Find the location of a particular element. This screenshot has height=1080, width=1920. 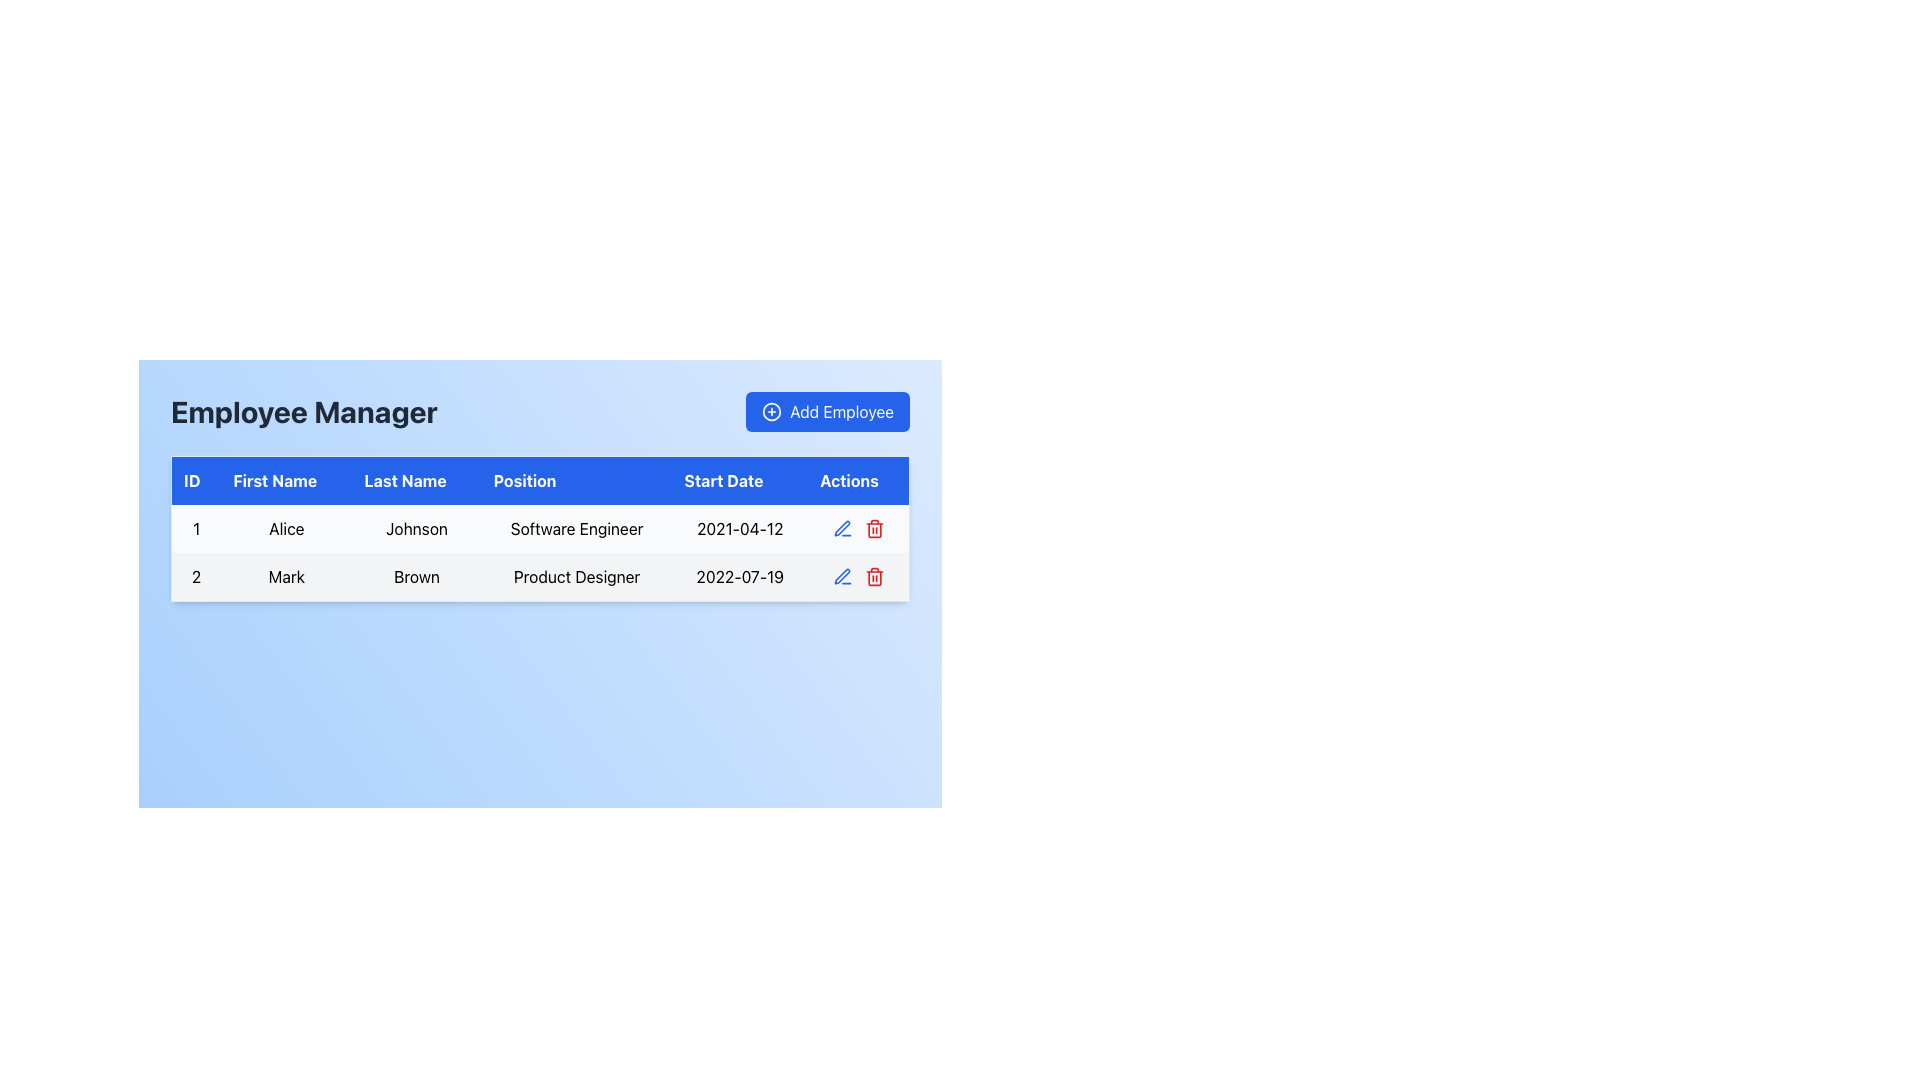

the 'First Name' TableHeader, which is a white text label on a blue background, located in the header row of a table, positioned between the 'ID' and 'Last Name' columns is located at coordinates (285, 480).